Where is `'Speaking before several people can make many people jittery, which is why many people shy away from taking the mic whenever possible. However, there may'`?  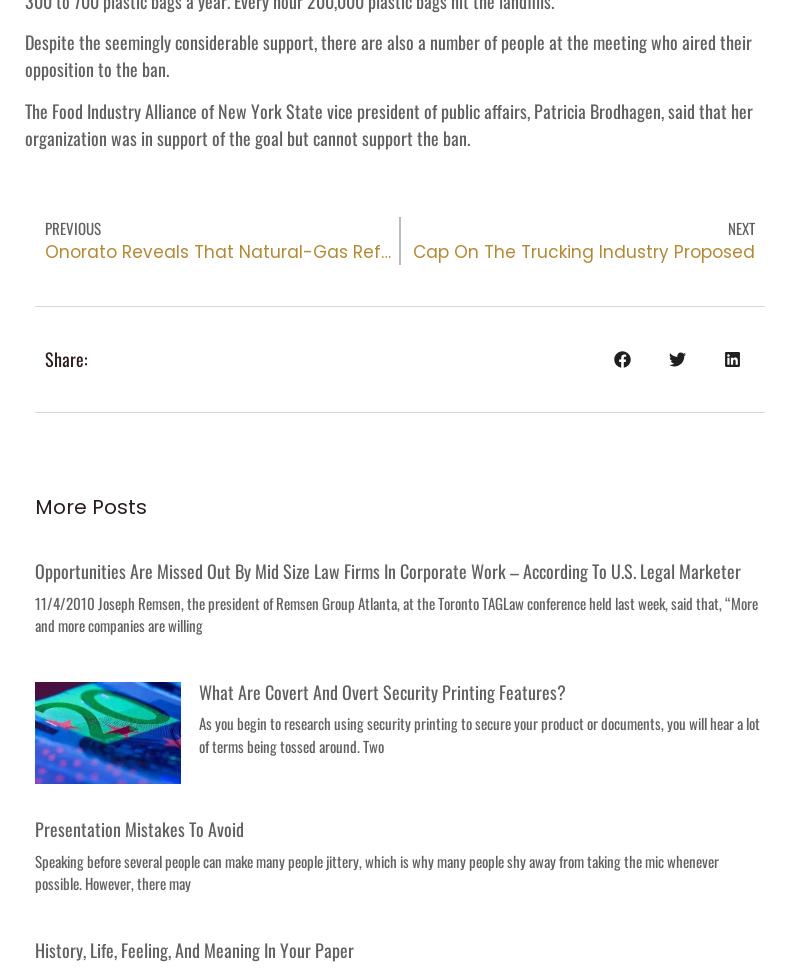
'Speaking before several people can make many people jittery, which is why many people shy away from taking the mic whenever possible. However, there may' is located at coordinates (376, 870).